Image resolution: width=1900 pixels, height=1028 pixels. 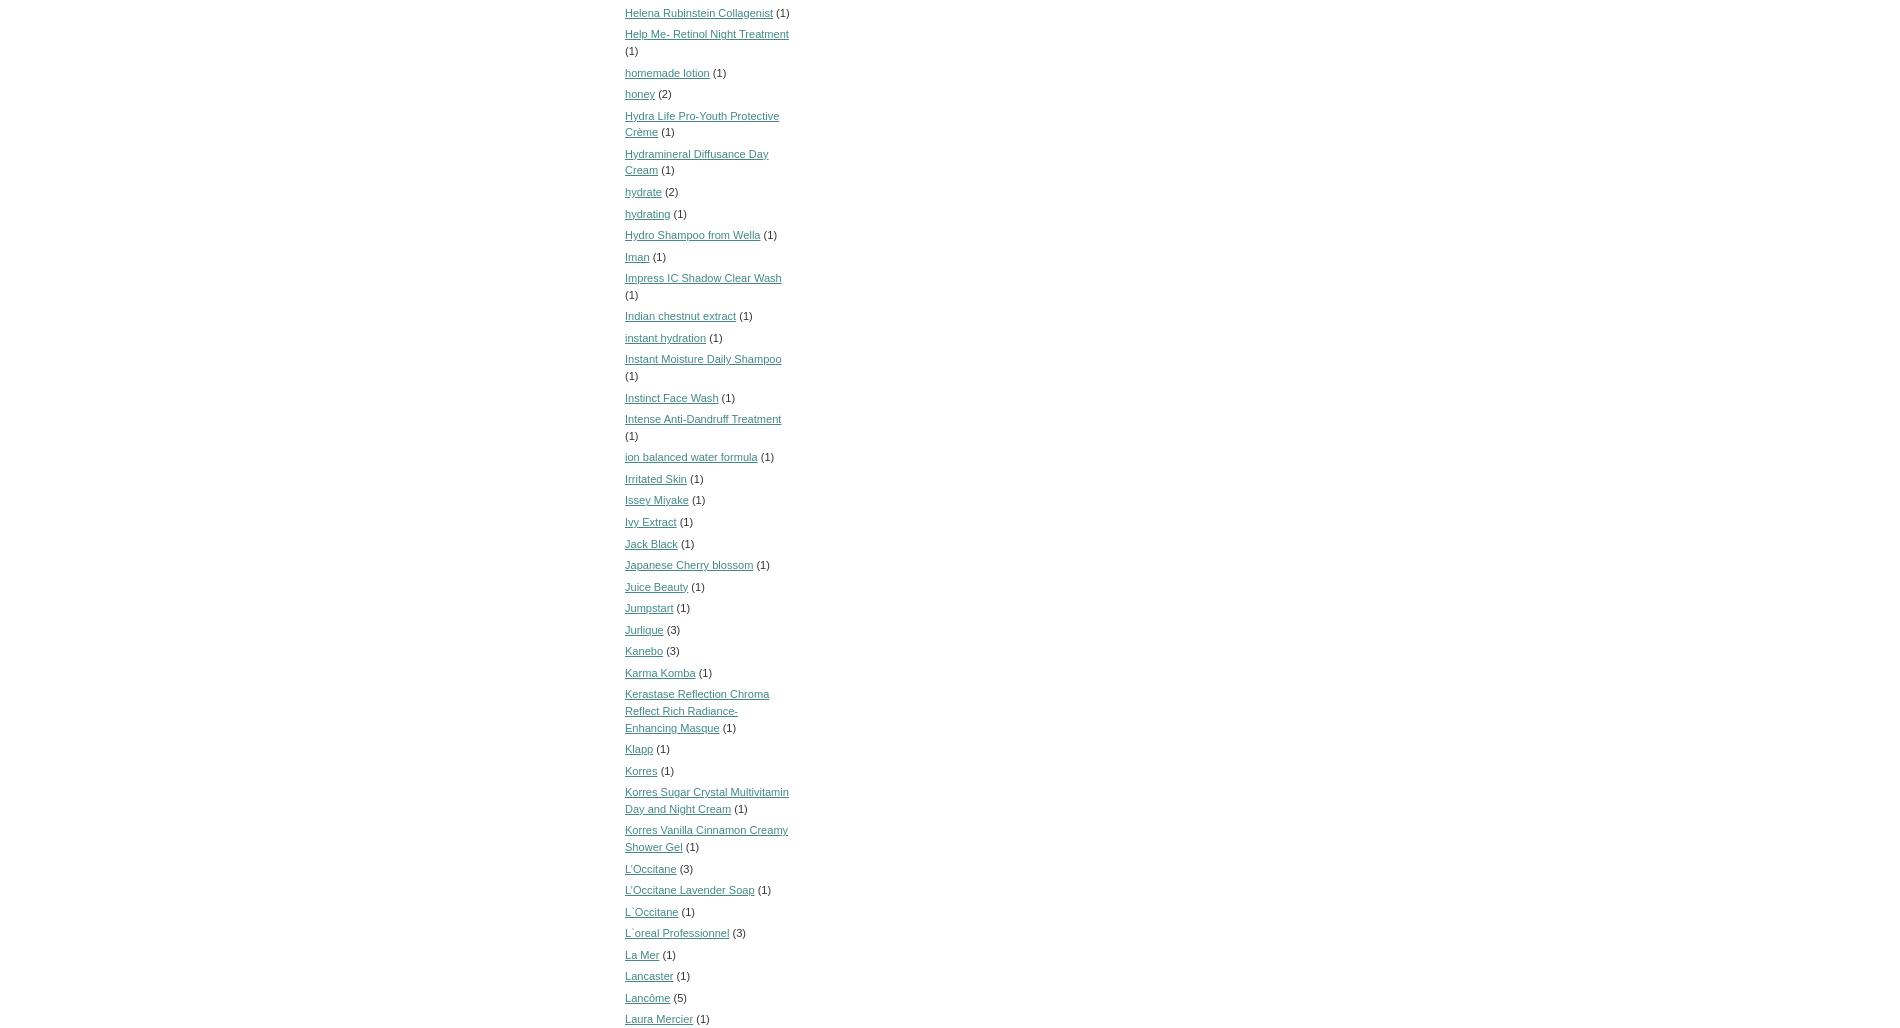 What do you see at coordinates (706, 799) in the screenshot?
I see `'Korres Sugar Crystal Multivitamin Day and Night Cream'` at bounding box center [706, 799].